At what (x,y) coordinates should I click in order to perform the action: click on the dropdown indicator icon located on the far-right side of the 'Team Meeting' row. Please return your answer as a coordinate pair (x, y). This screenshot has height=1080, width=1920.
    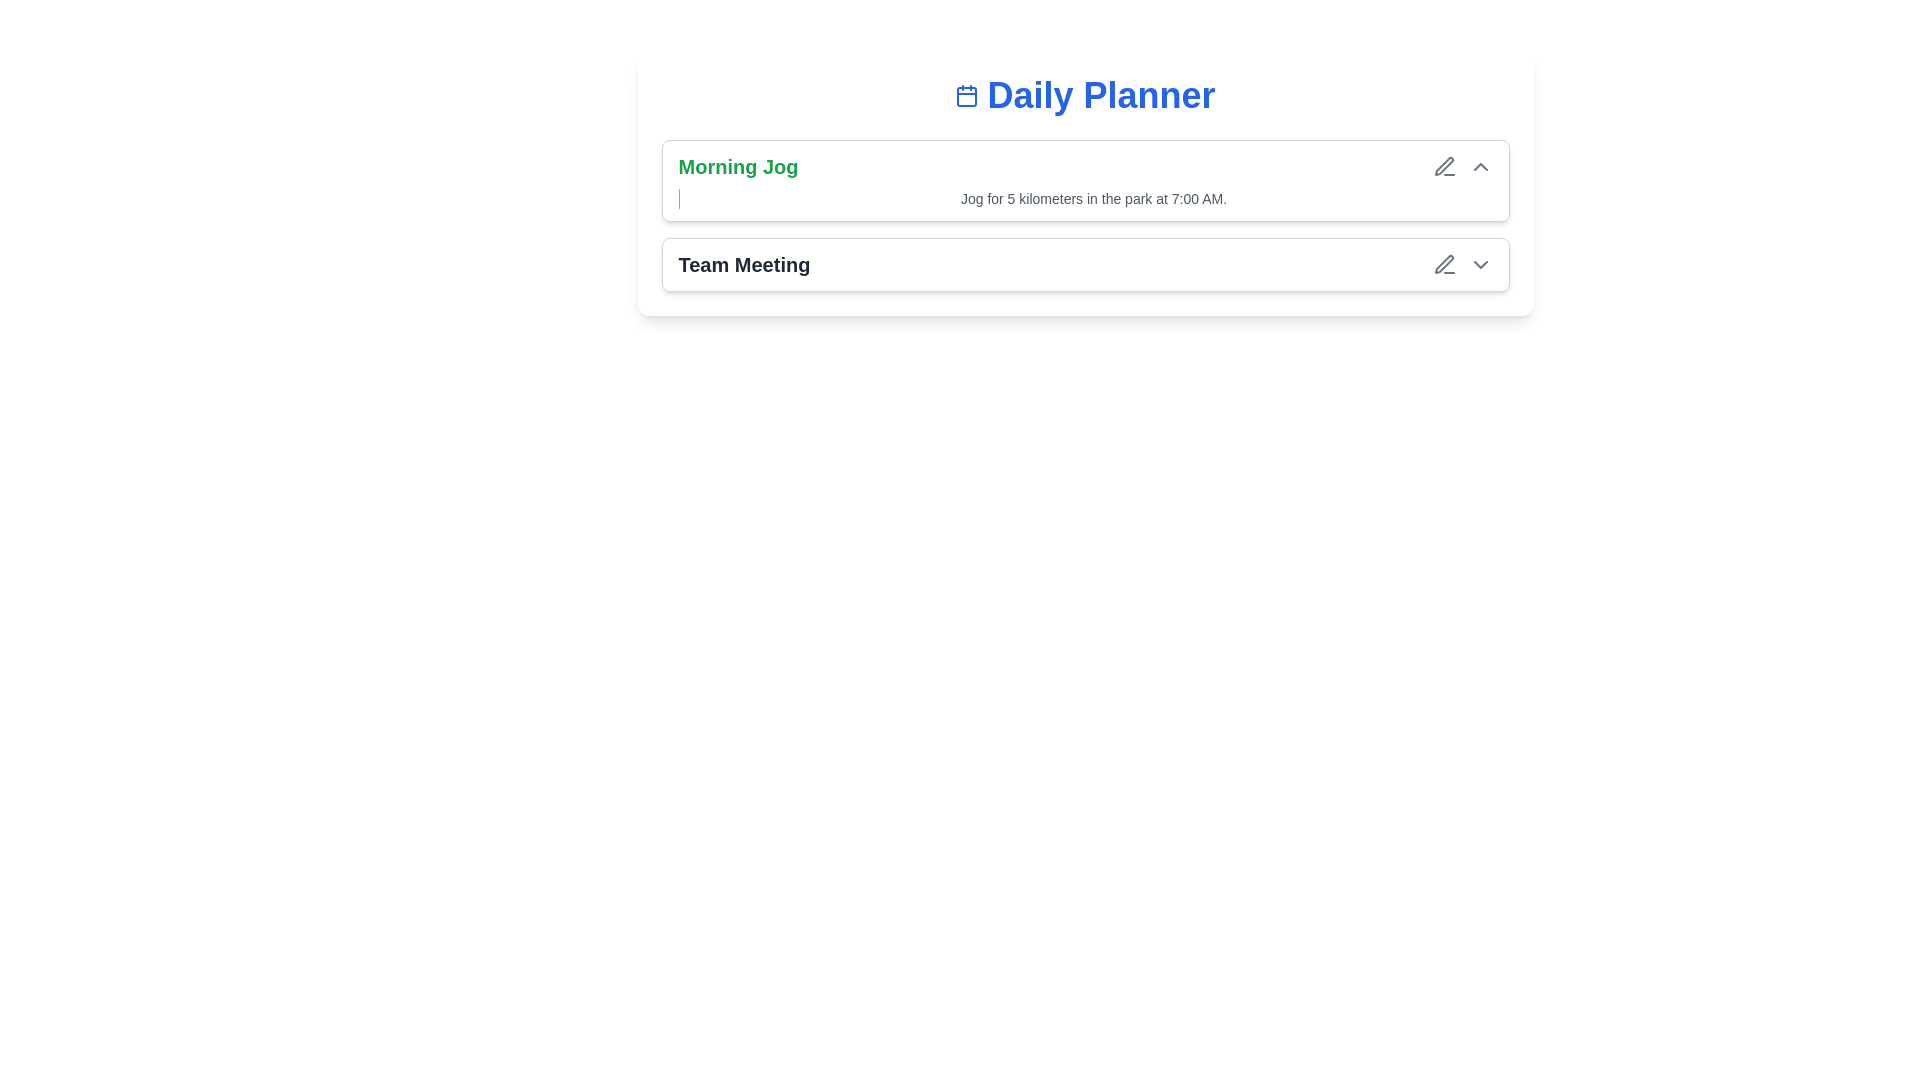
    Looking at the image, I should click on (1480, 264).